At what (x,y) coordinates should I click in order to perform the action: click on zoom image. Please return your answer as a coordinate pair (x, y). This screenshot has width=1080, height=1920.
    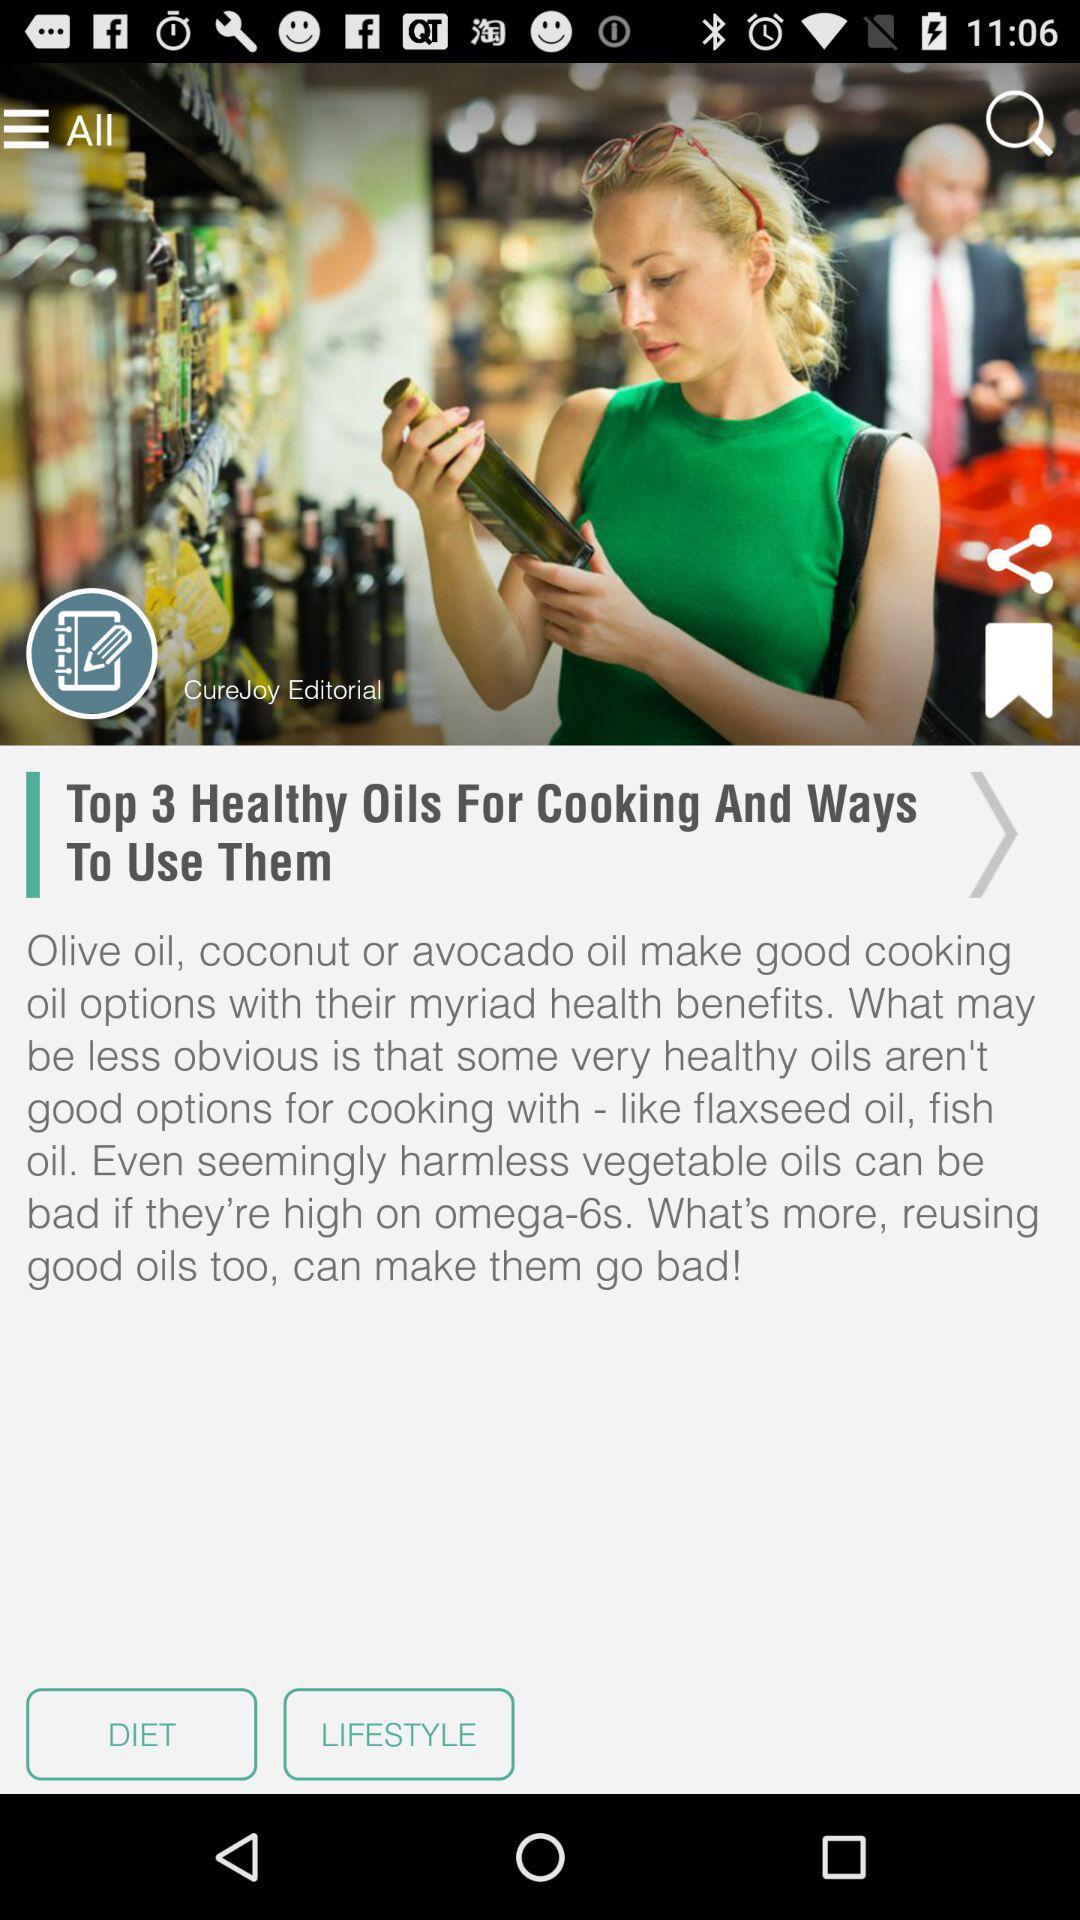
    Looking at the image, I should click on (1019, 122).